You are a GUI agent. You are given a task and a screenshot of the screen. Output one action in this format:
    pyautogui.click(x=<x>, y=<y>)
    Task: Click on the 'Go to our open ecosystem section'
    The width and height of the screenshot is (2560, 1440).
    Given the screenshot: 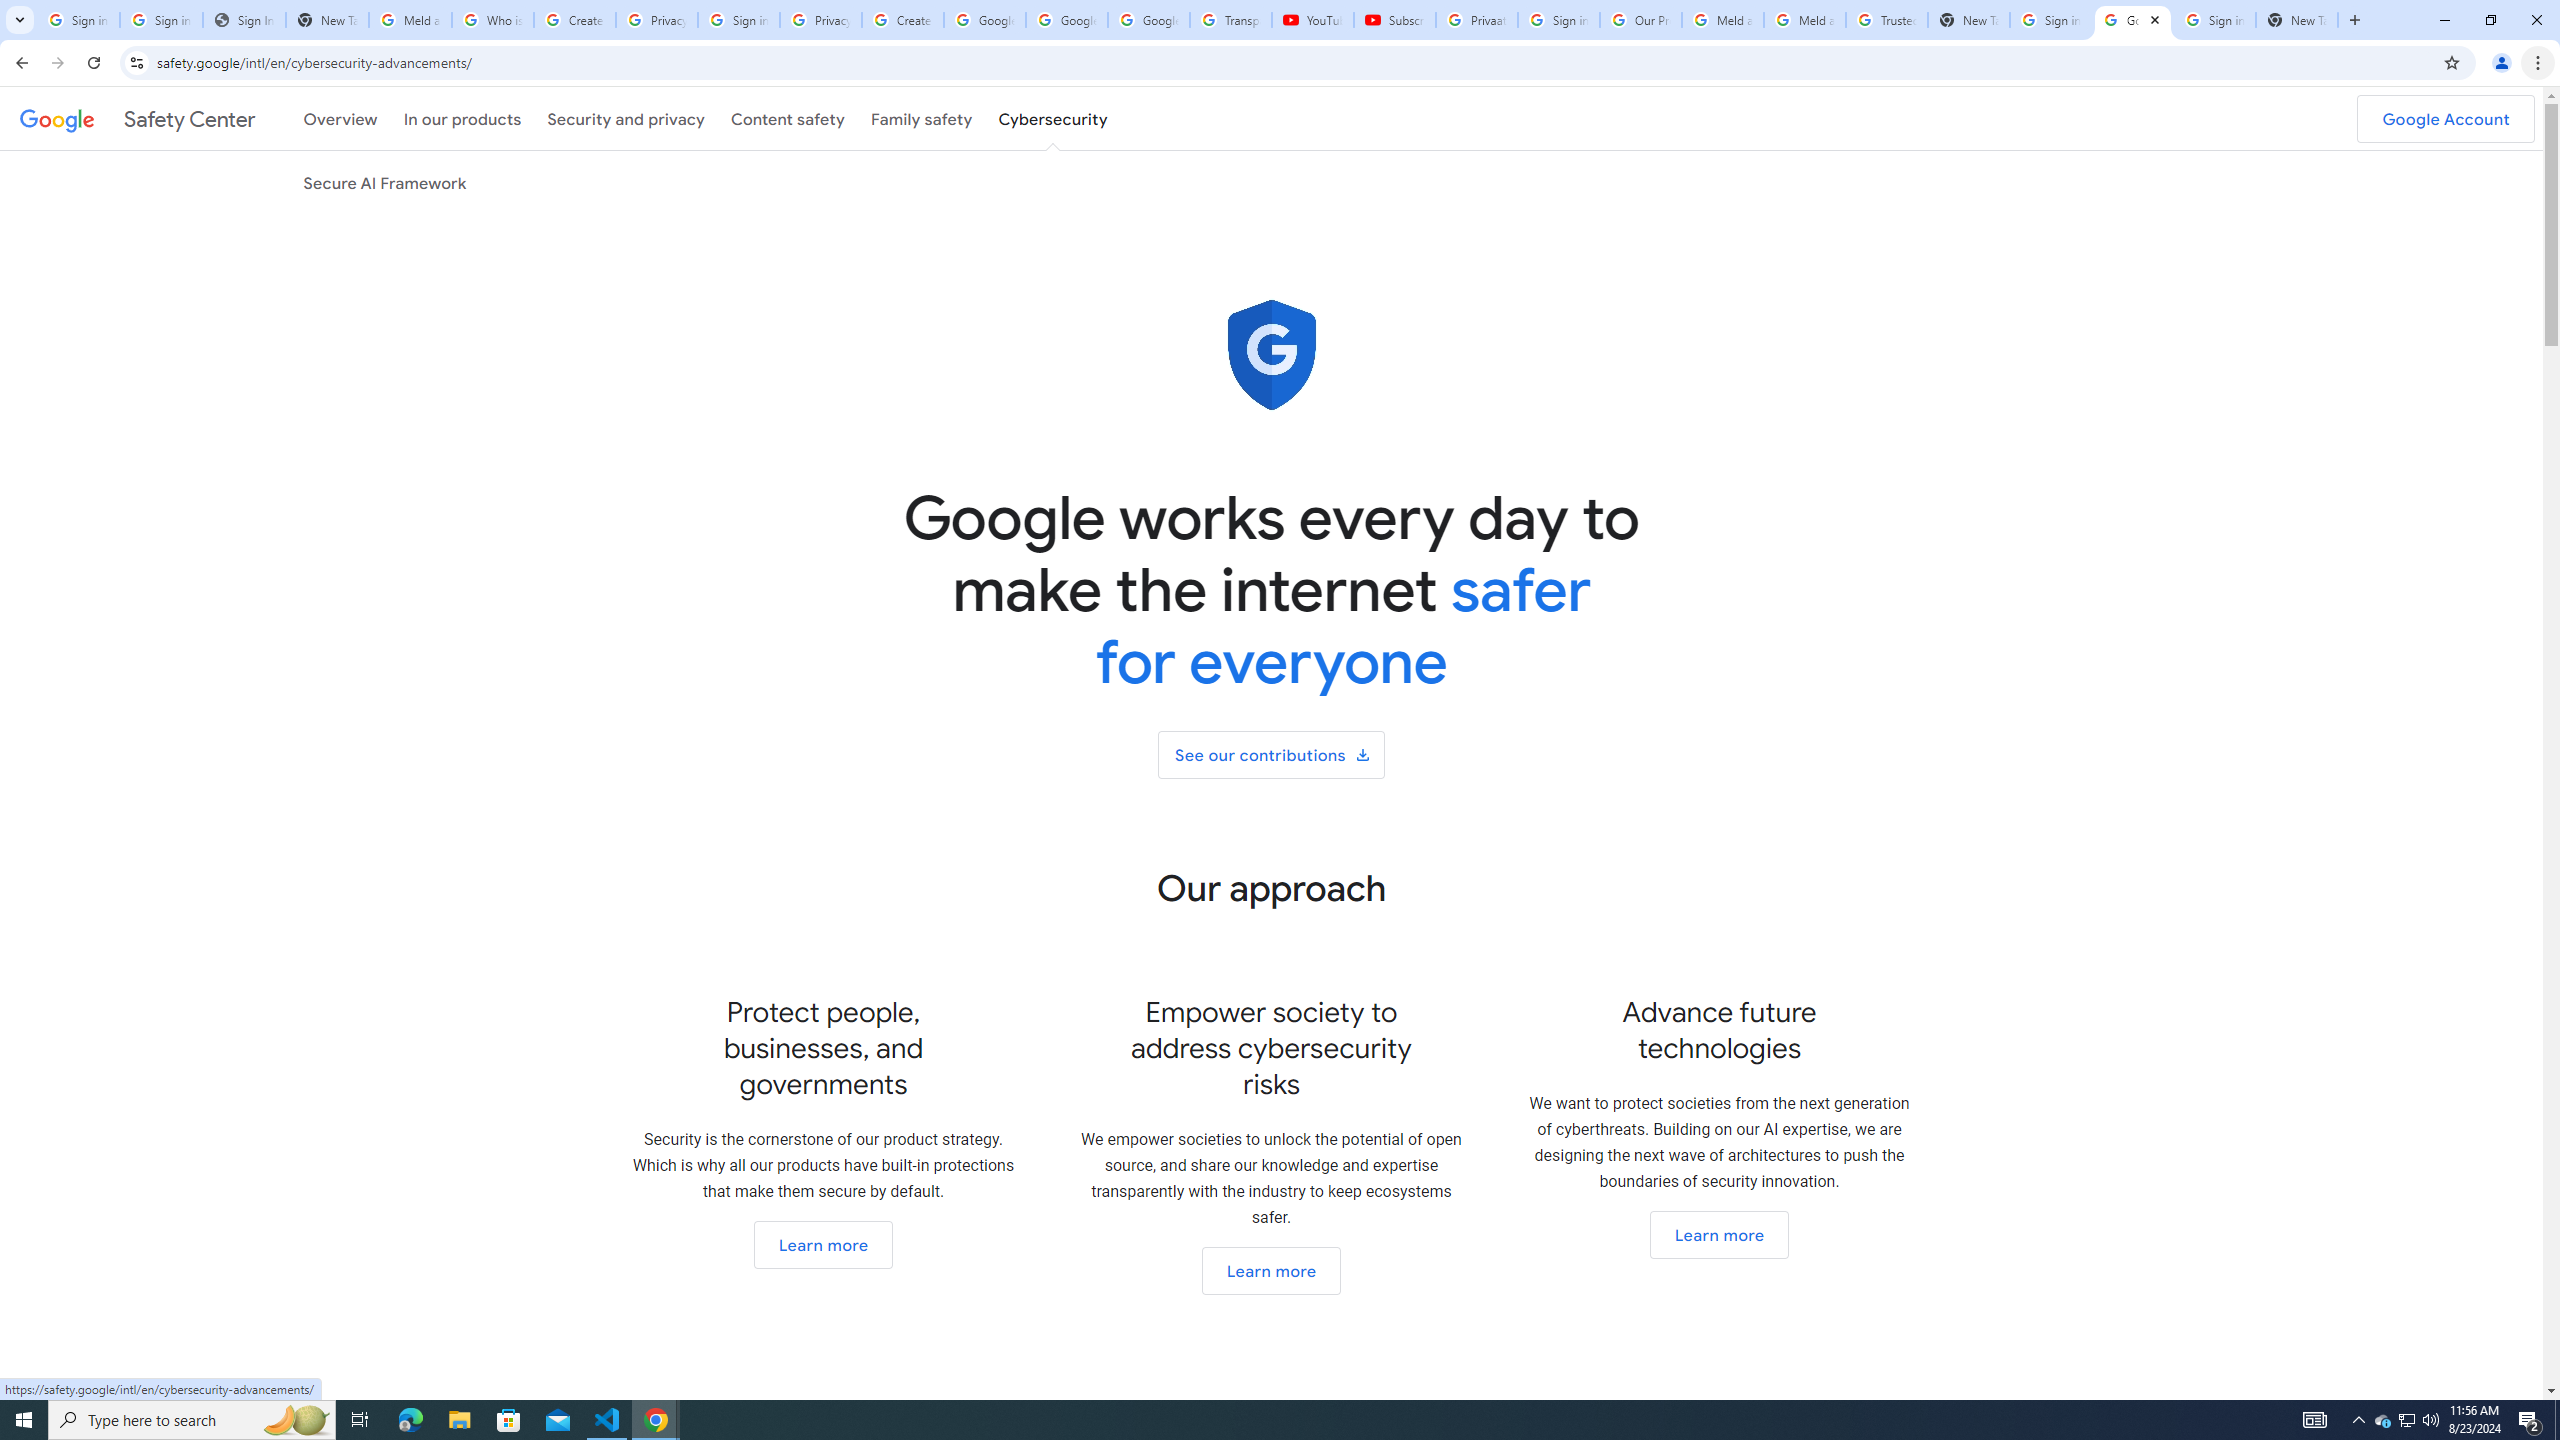 What is the action you would take?
    pyautogui.click(x=1271, y=1269)
    